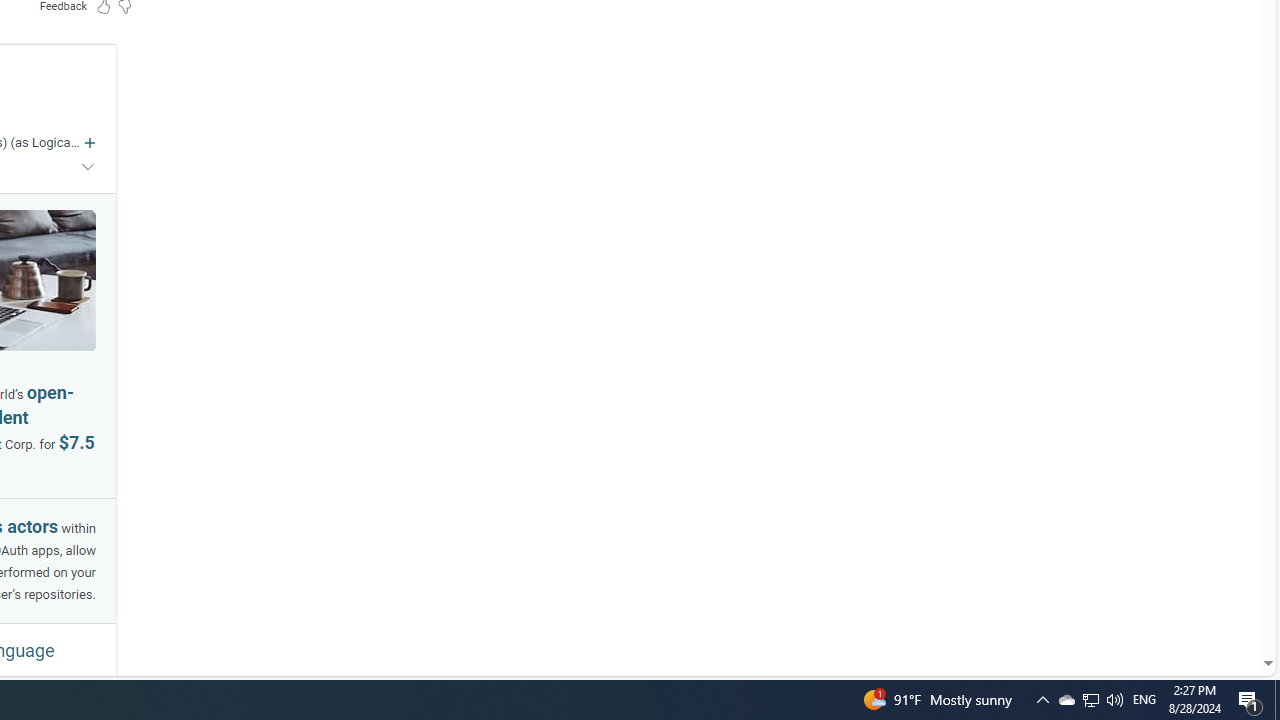 The width and height of the screenshot is (1280, 720). I want to click on 'AutomationID: mfa_root', so click(1192, 602).